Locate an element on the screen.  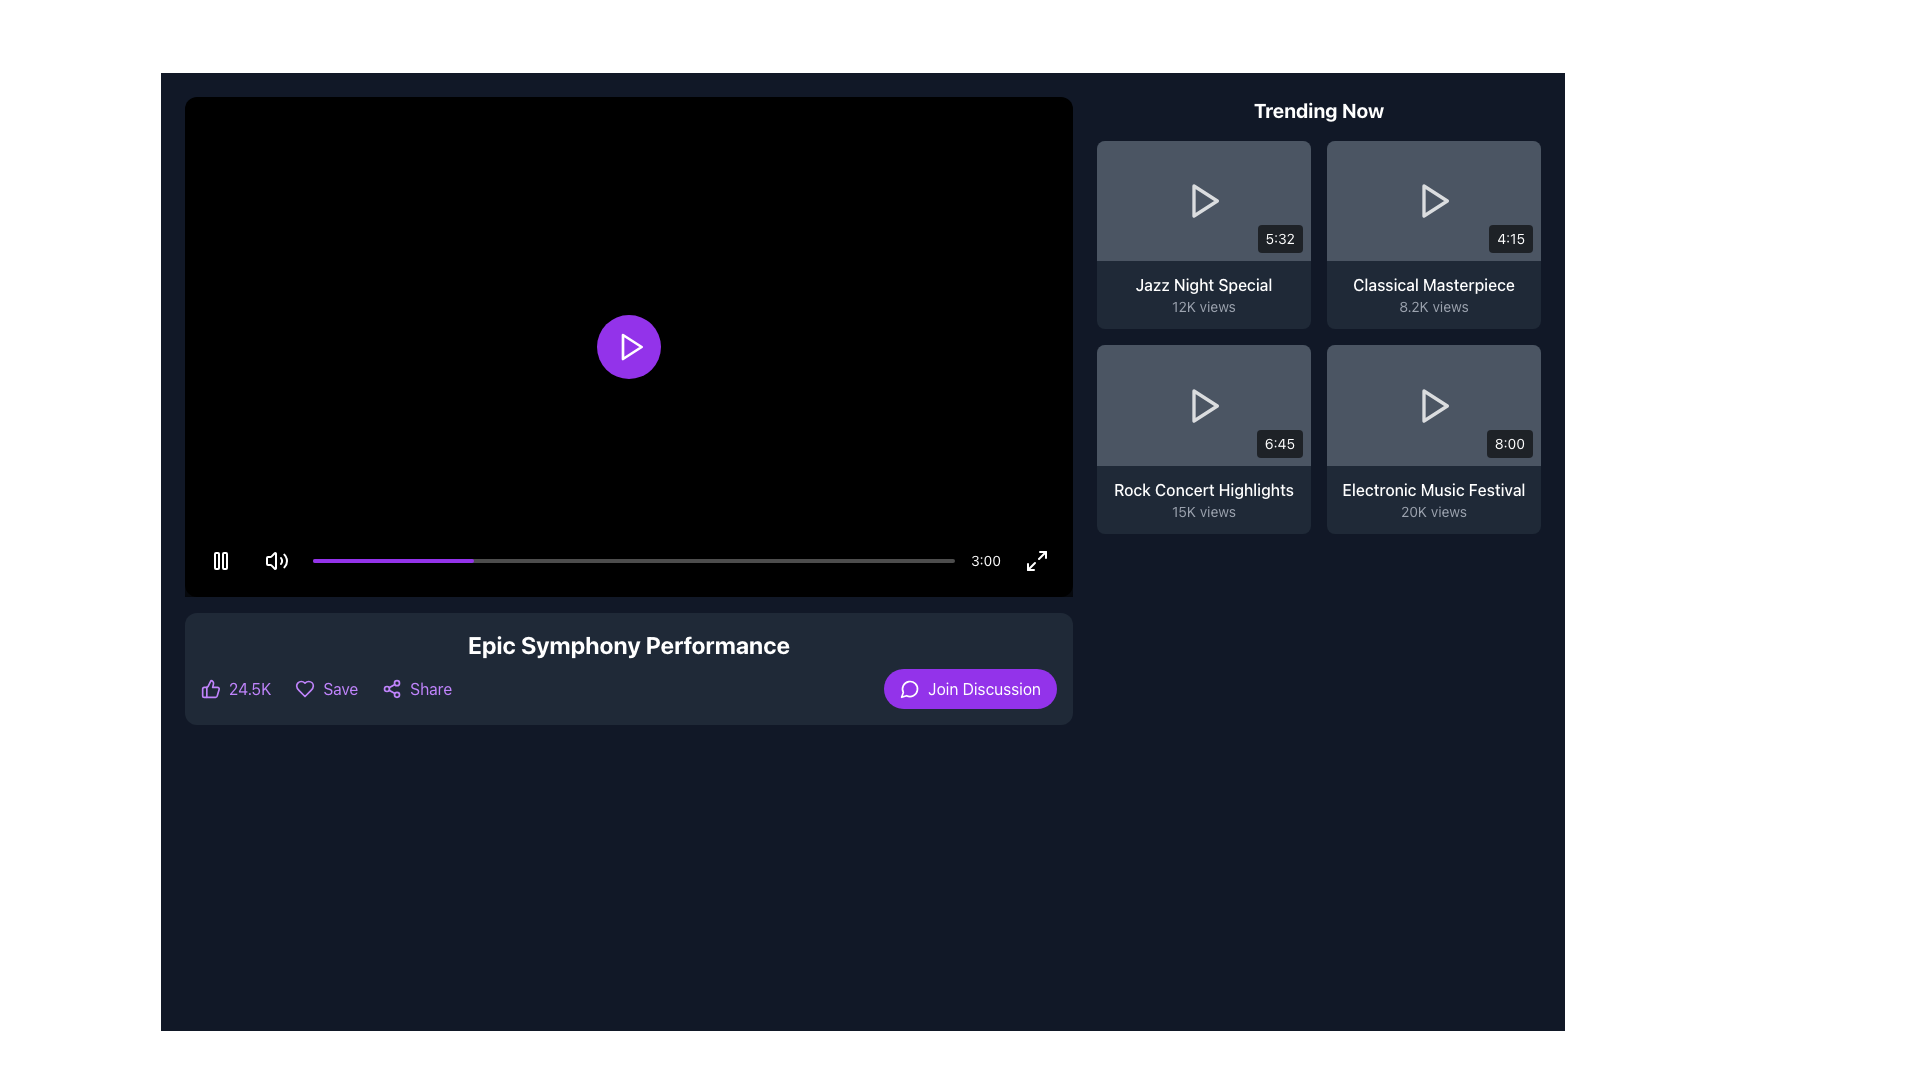
the decorative icon indicating the discussion or messaging action, located to the left of the 'Join Discussion' button in the bottom-right section of the interface is located at coordinates (909, 687).